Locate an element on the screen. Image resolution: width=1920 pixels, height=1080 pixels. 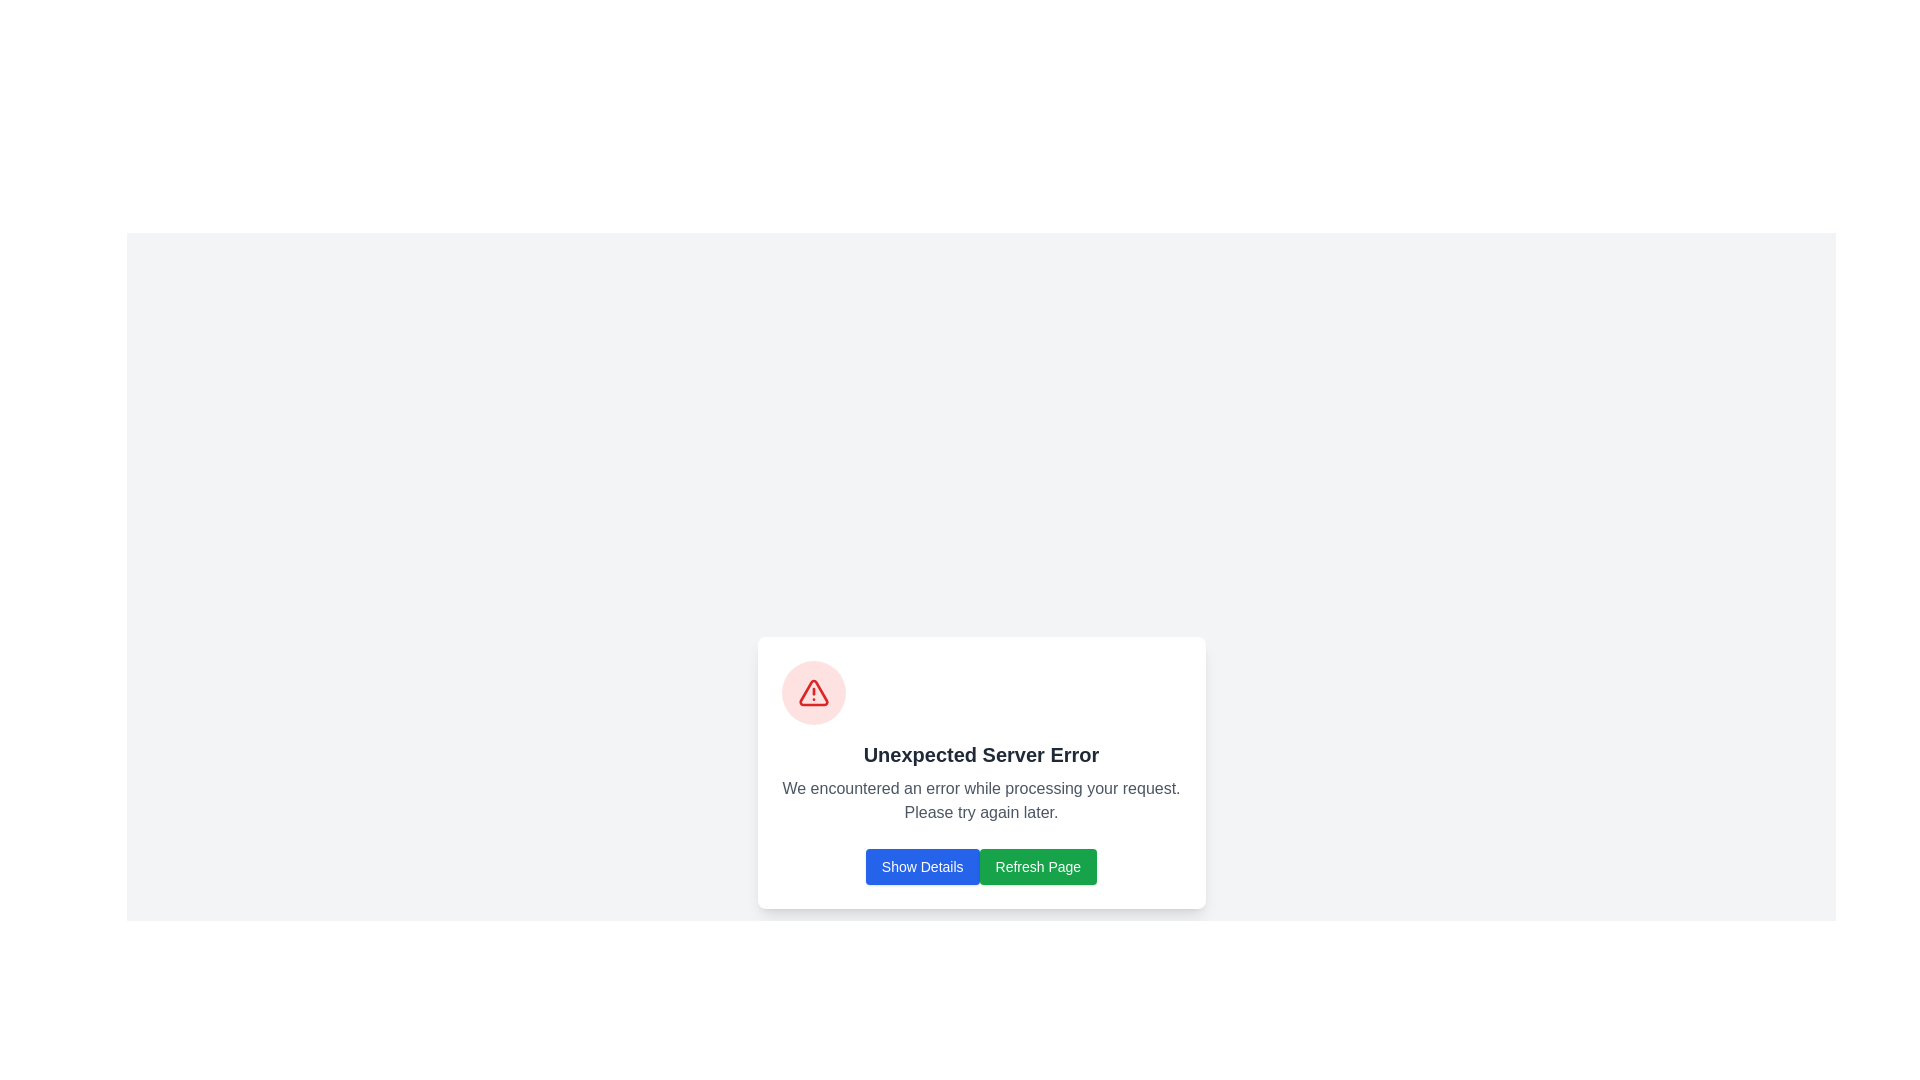
the error or warning icon located at the top-left of the popup card, which indicates an error state in the interface is located at coordinates (813, 692).